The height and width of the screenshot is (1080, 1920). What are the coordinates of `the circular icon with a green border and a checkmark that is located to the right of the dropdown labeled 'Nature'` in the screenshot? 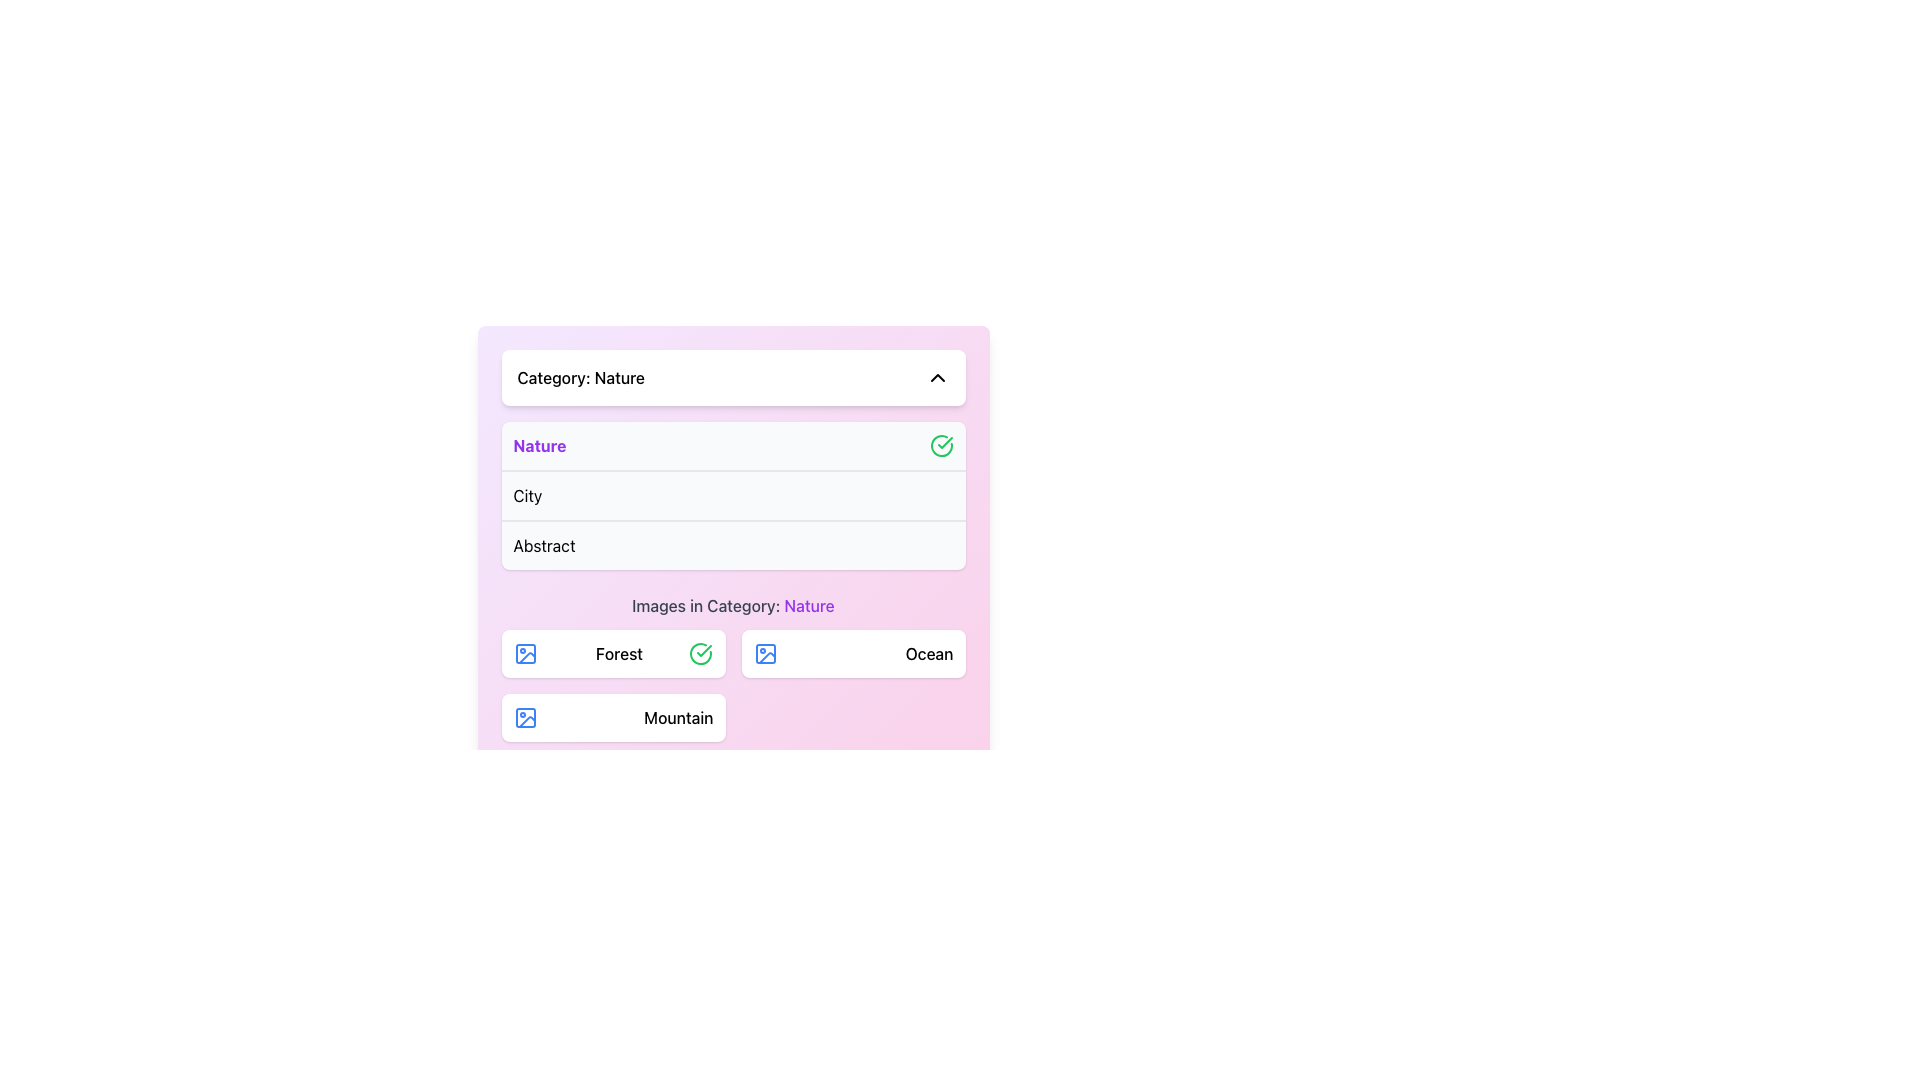 It's located at (701, 654).